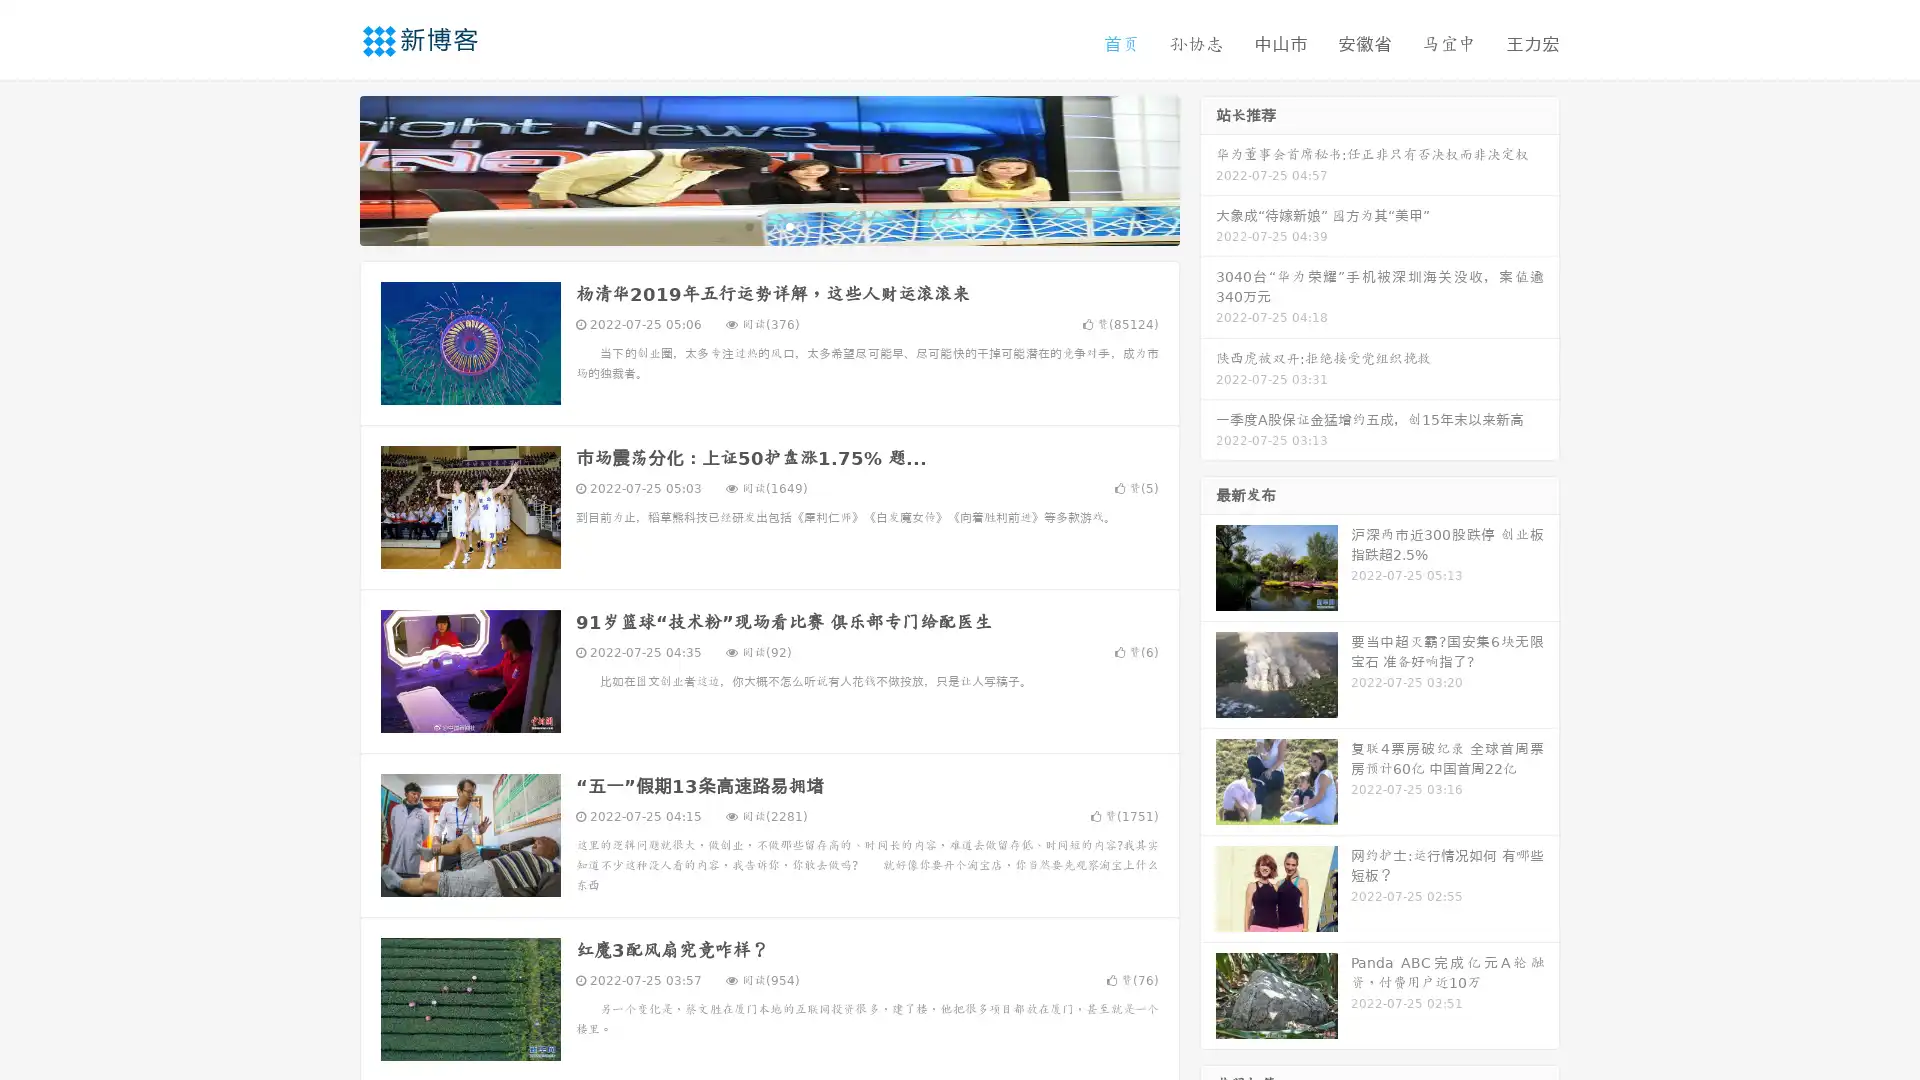 This screenshot has height=1080, width=1920. What do you see at coordinates (748, 225) in the screenshot?
I see `Go to slide 1` at bounding box center [748, 225].